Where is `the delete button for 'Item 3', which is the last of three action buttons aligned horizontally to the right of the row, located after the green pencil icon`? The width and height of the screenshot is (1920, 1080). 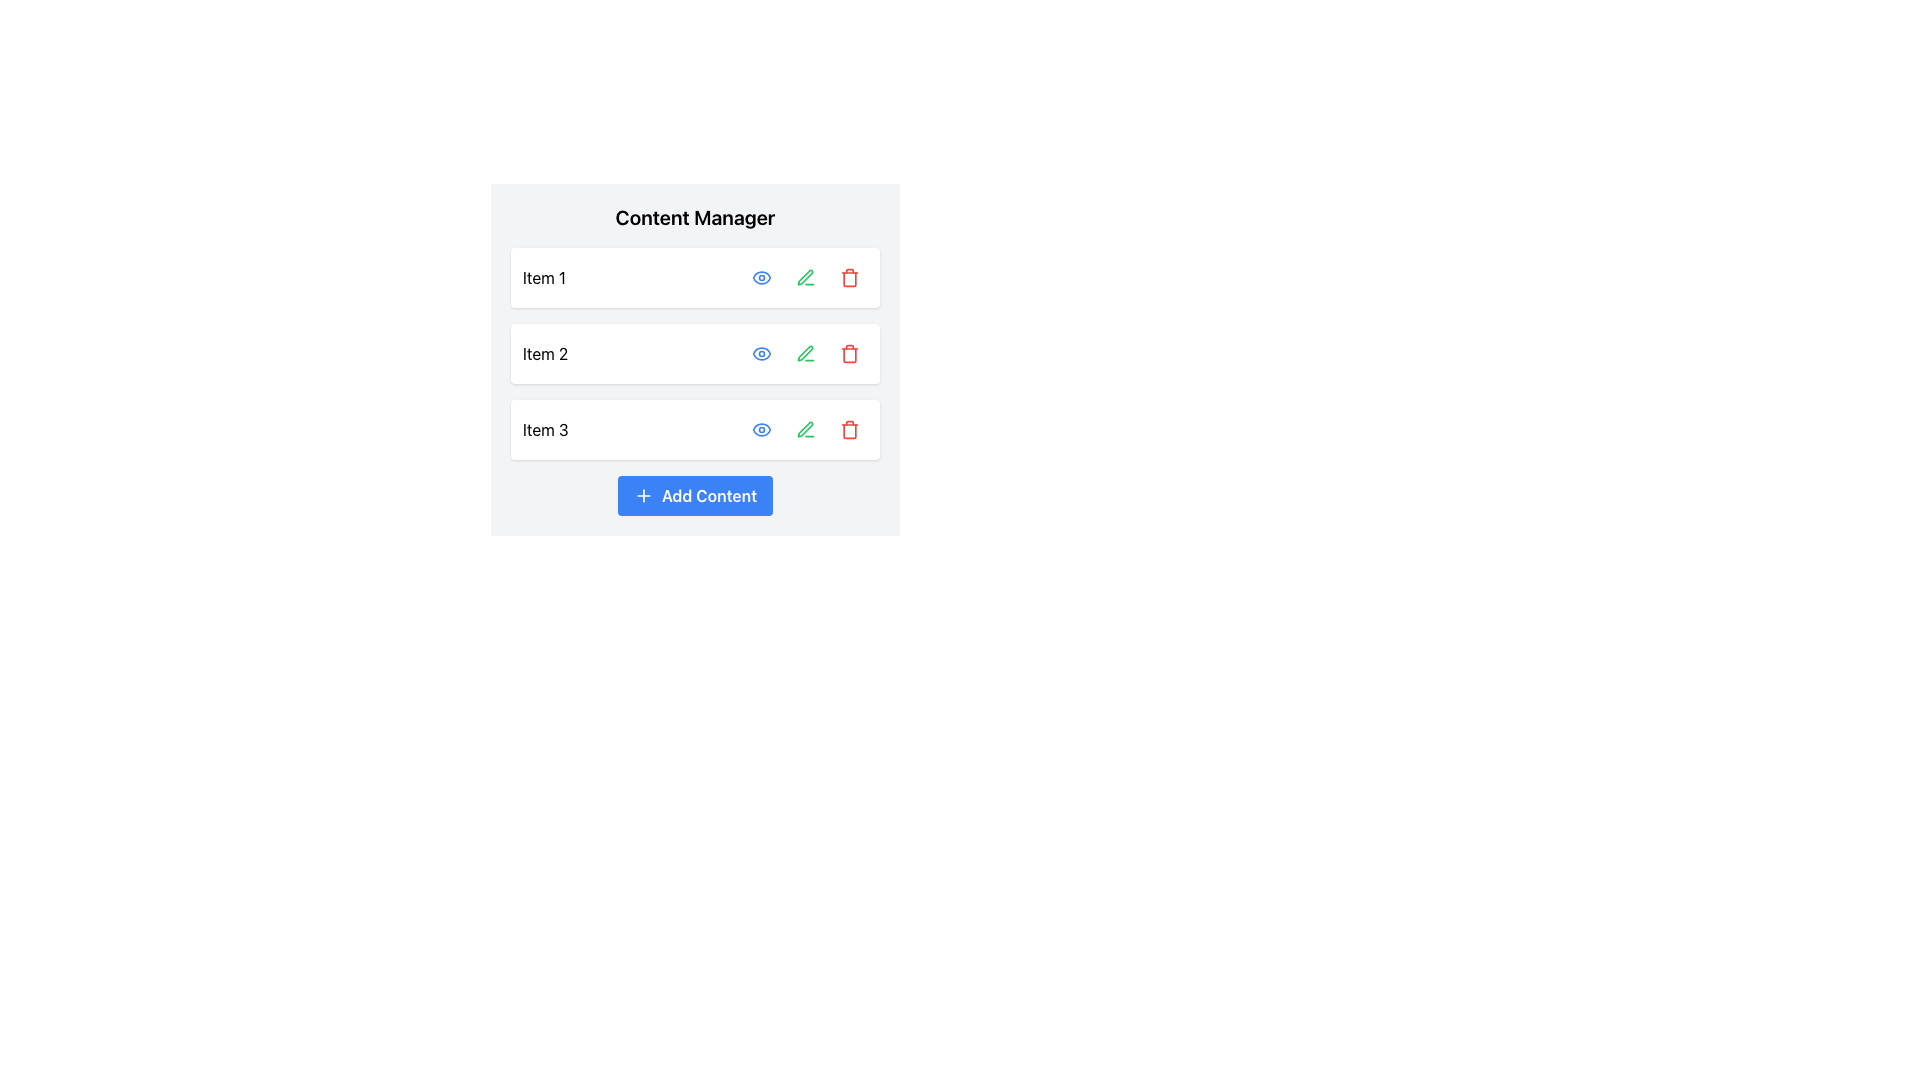
the delete button for 'Item 3', which is the last of three action buttons aligned horizontally to the right of the row, located after the green pencil icon is located at coordinates (849, 428).